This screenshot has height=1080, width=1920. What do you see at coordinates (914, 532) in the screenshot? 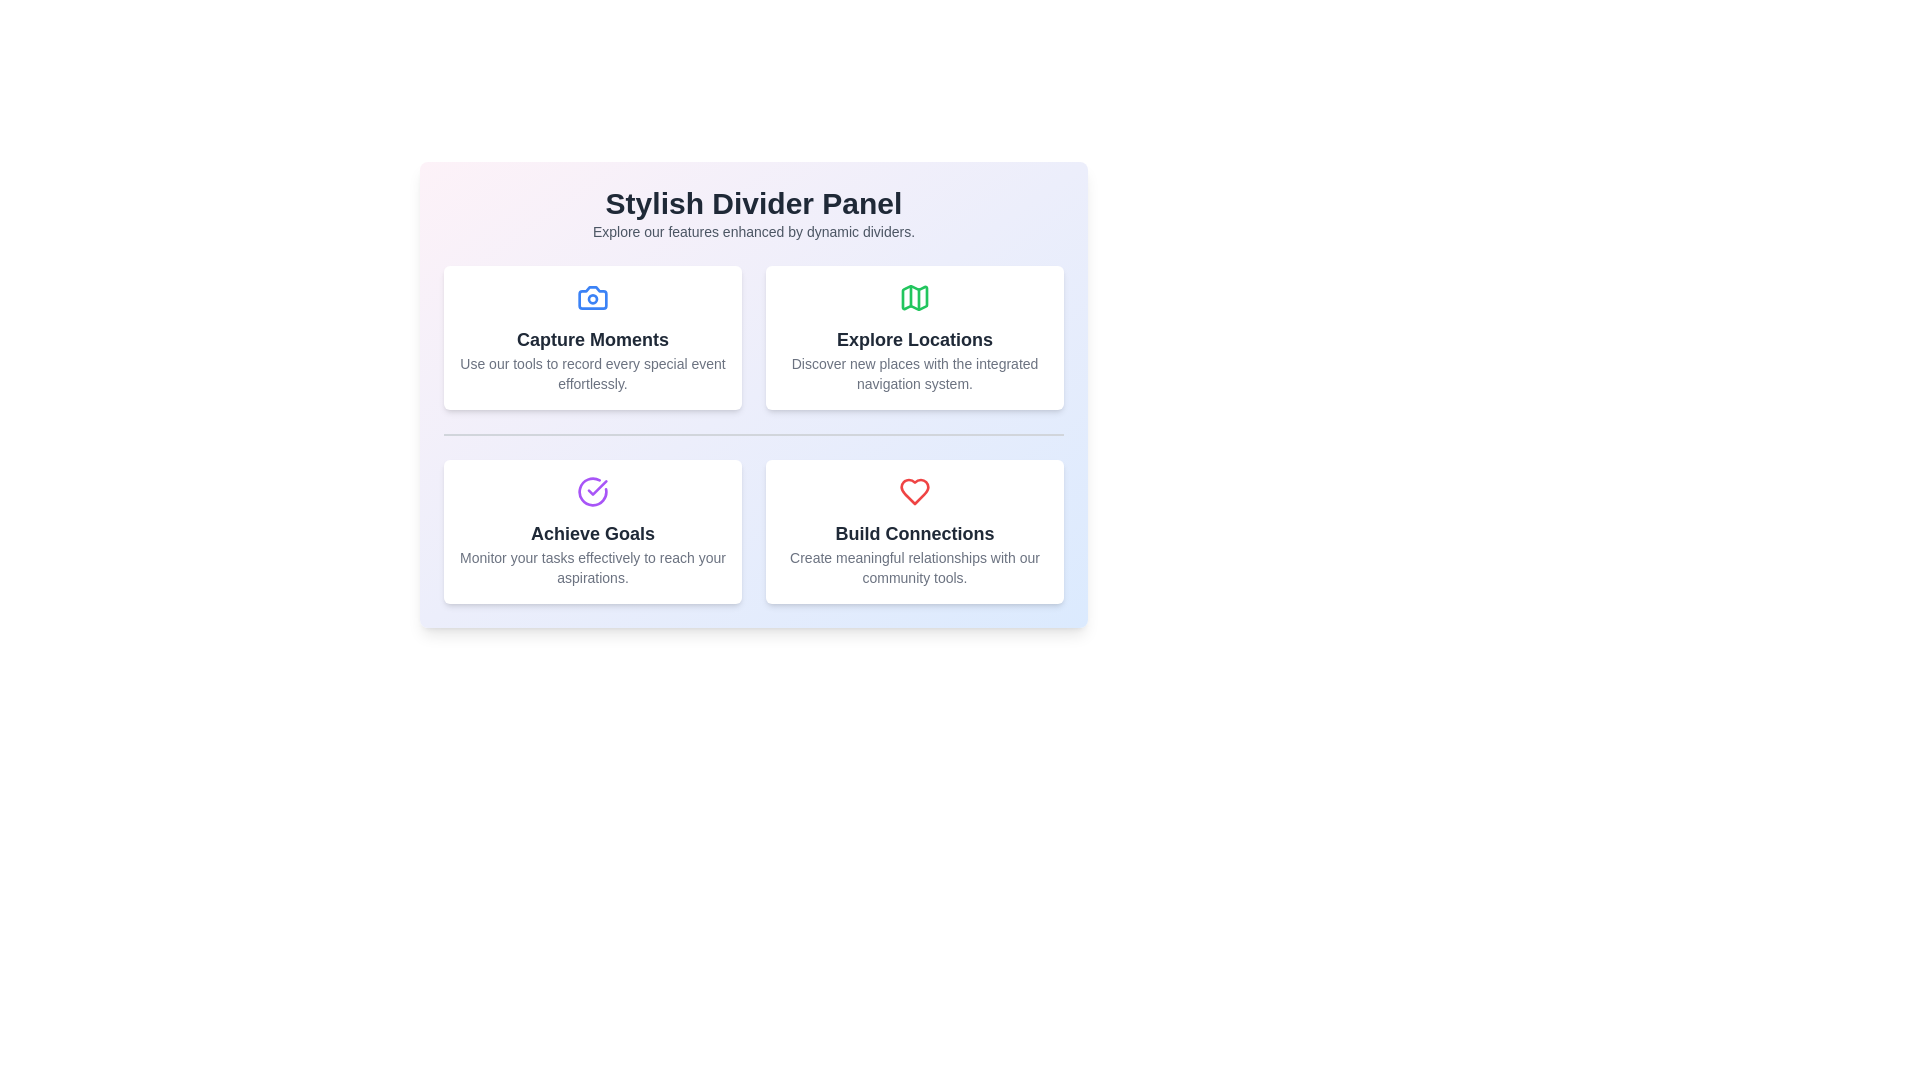
I see `the title text label of the fourth card in the grid layout` at bounding box center [914, 532].